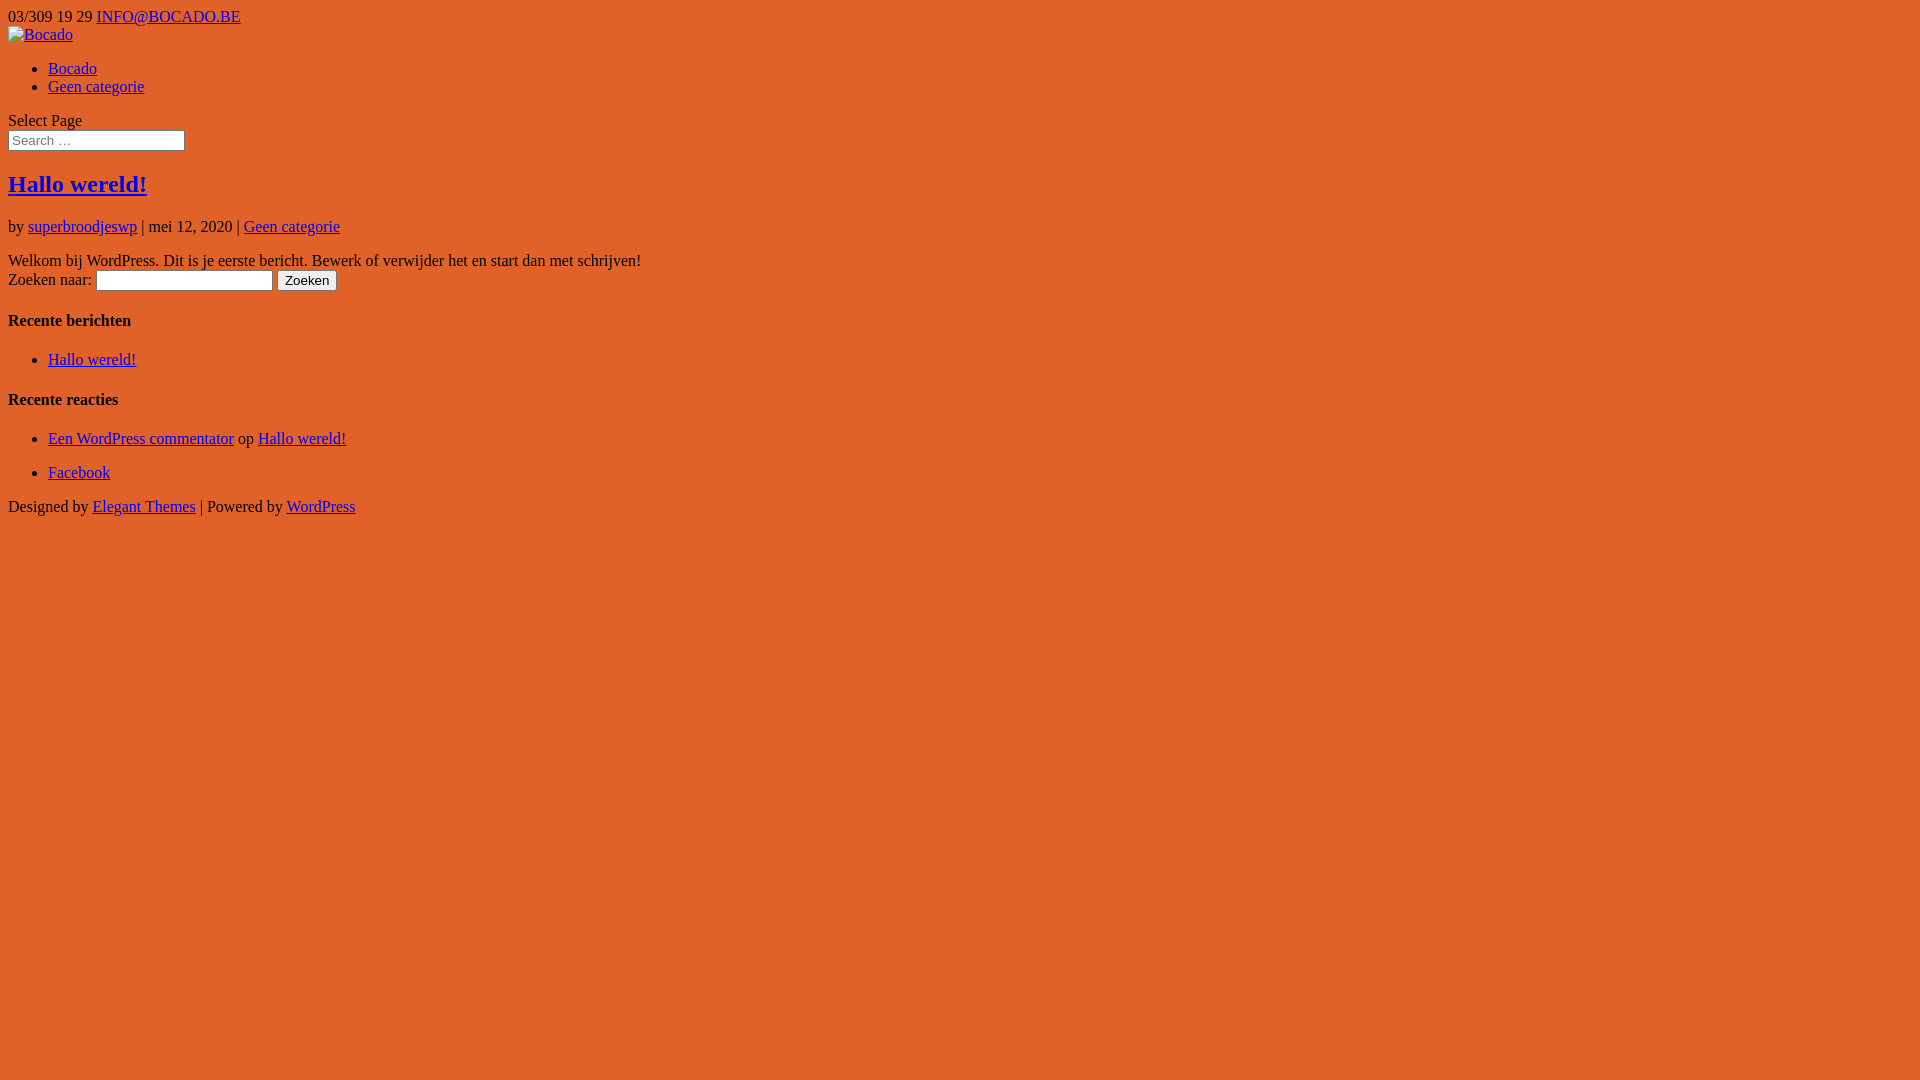 Image resolution: width=1920 pixels, height=1080 pixels. Describe the element at coordinates (90, 358) in the screenshot. I see `'Hallo wereld!'` at that location.